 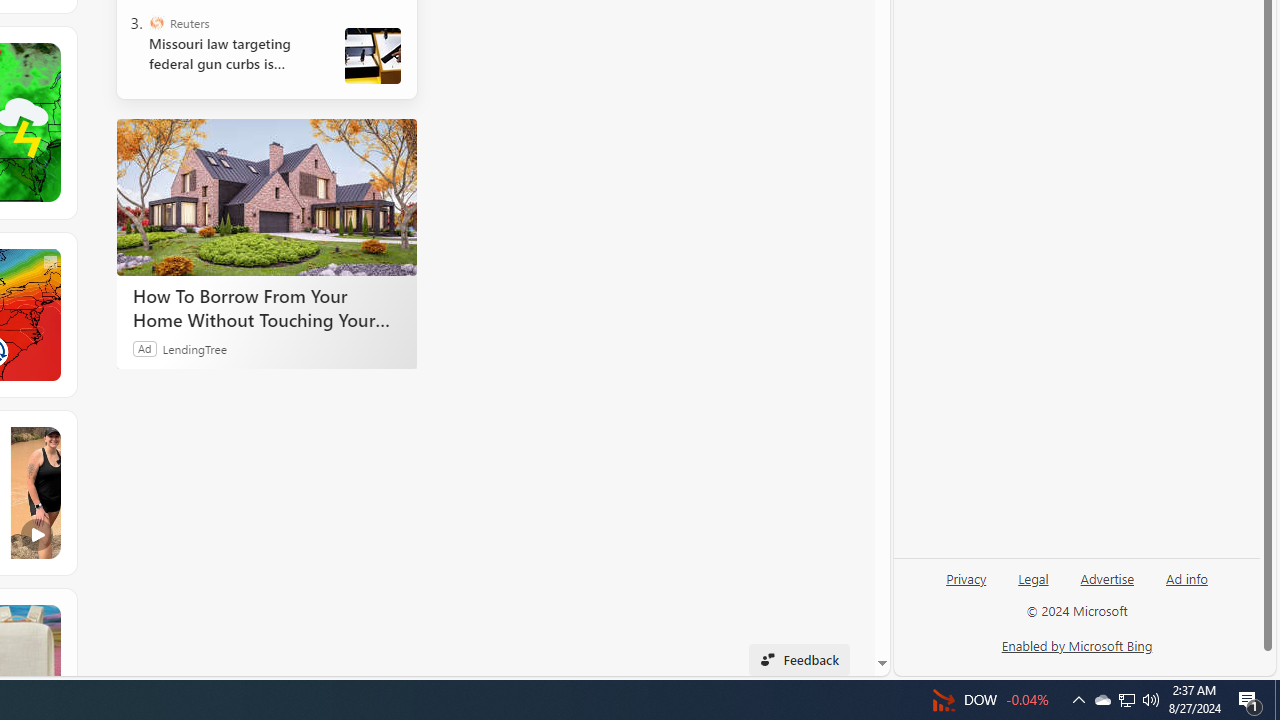 What do you see at coordinates (155, 23) in the screenshot?
I see `'Reuters'` at bounding box center [155, 23].